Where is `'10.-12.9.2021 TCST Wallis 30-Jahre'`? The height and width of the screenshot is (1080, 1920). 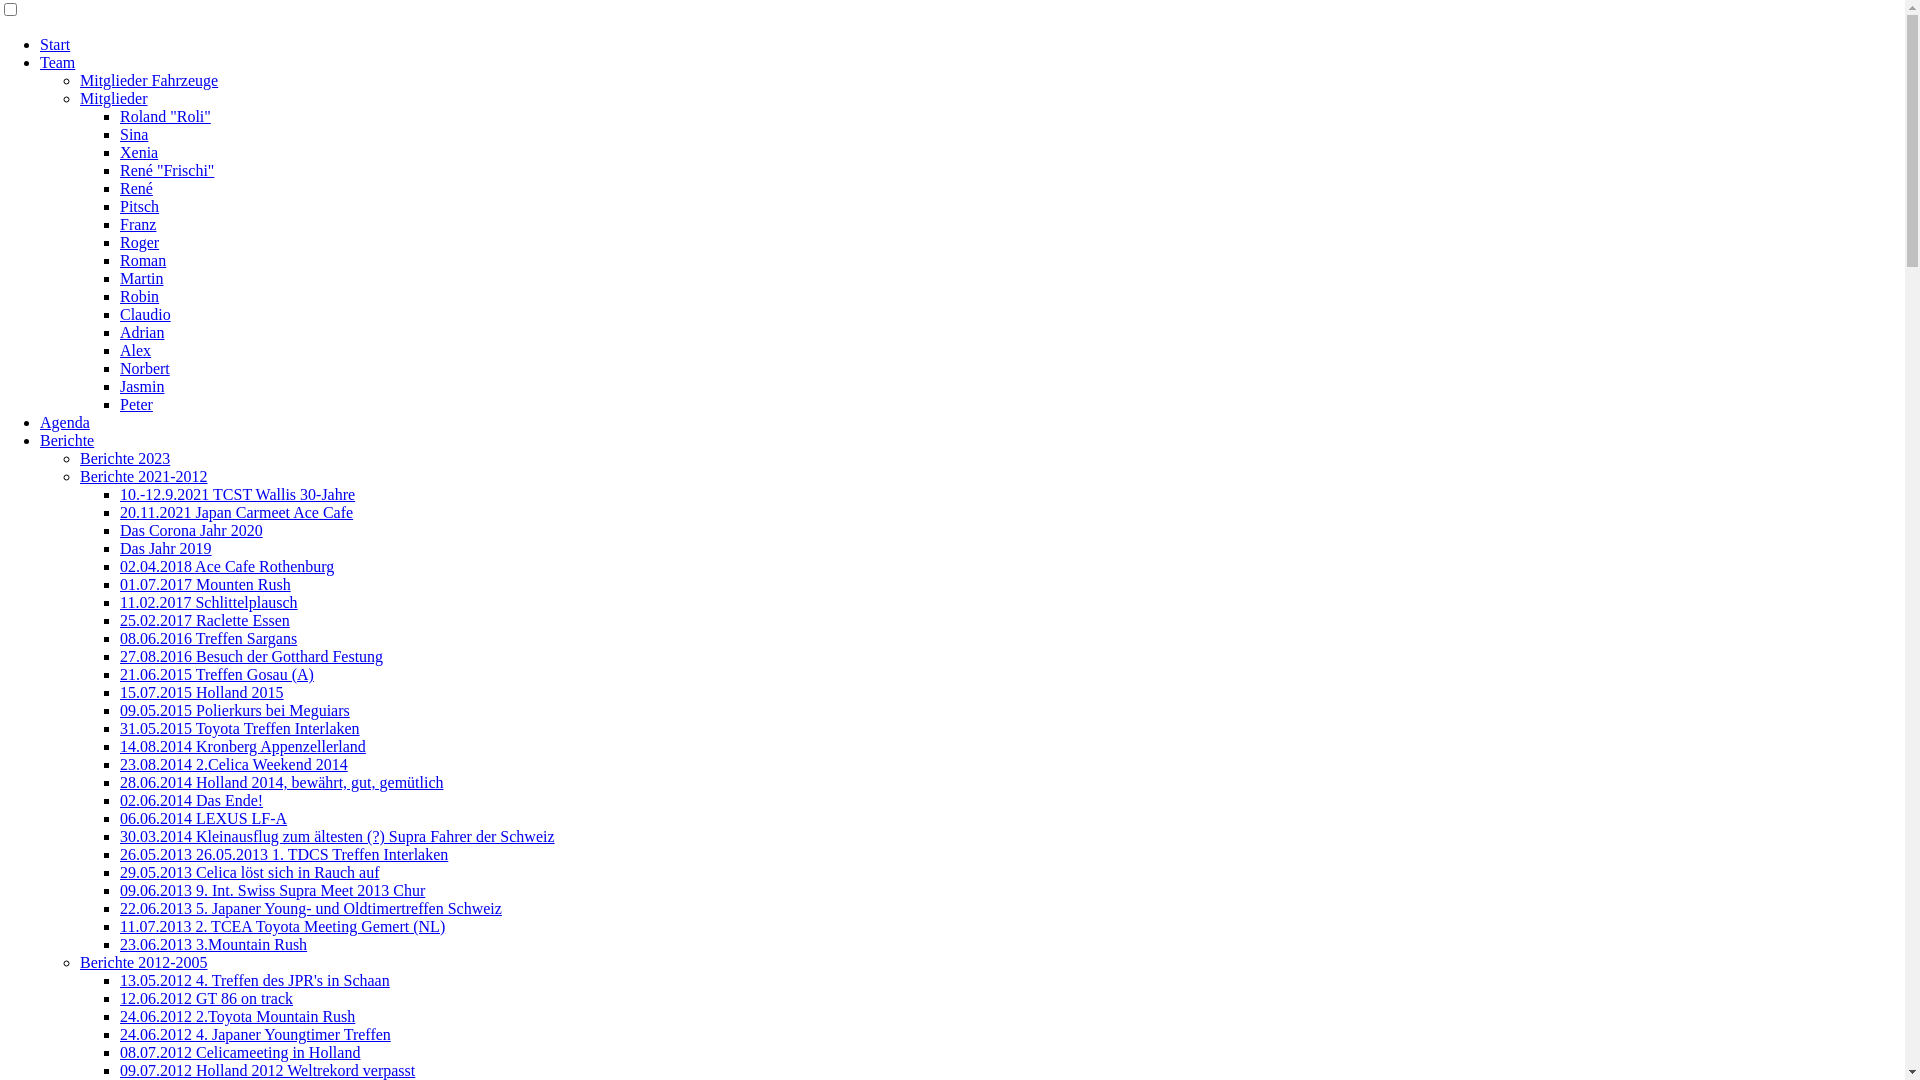
'10.-12.9.2021 TCST Wallis 30-Jahre' is located at coordinates (237, 494).